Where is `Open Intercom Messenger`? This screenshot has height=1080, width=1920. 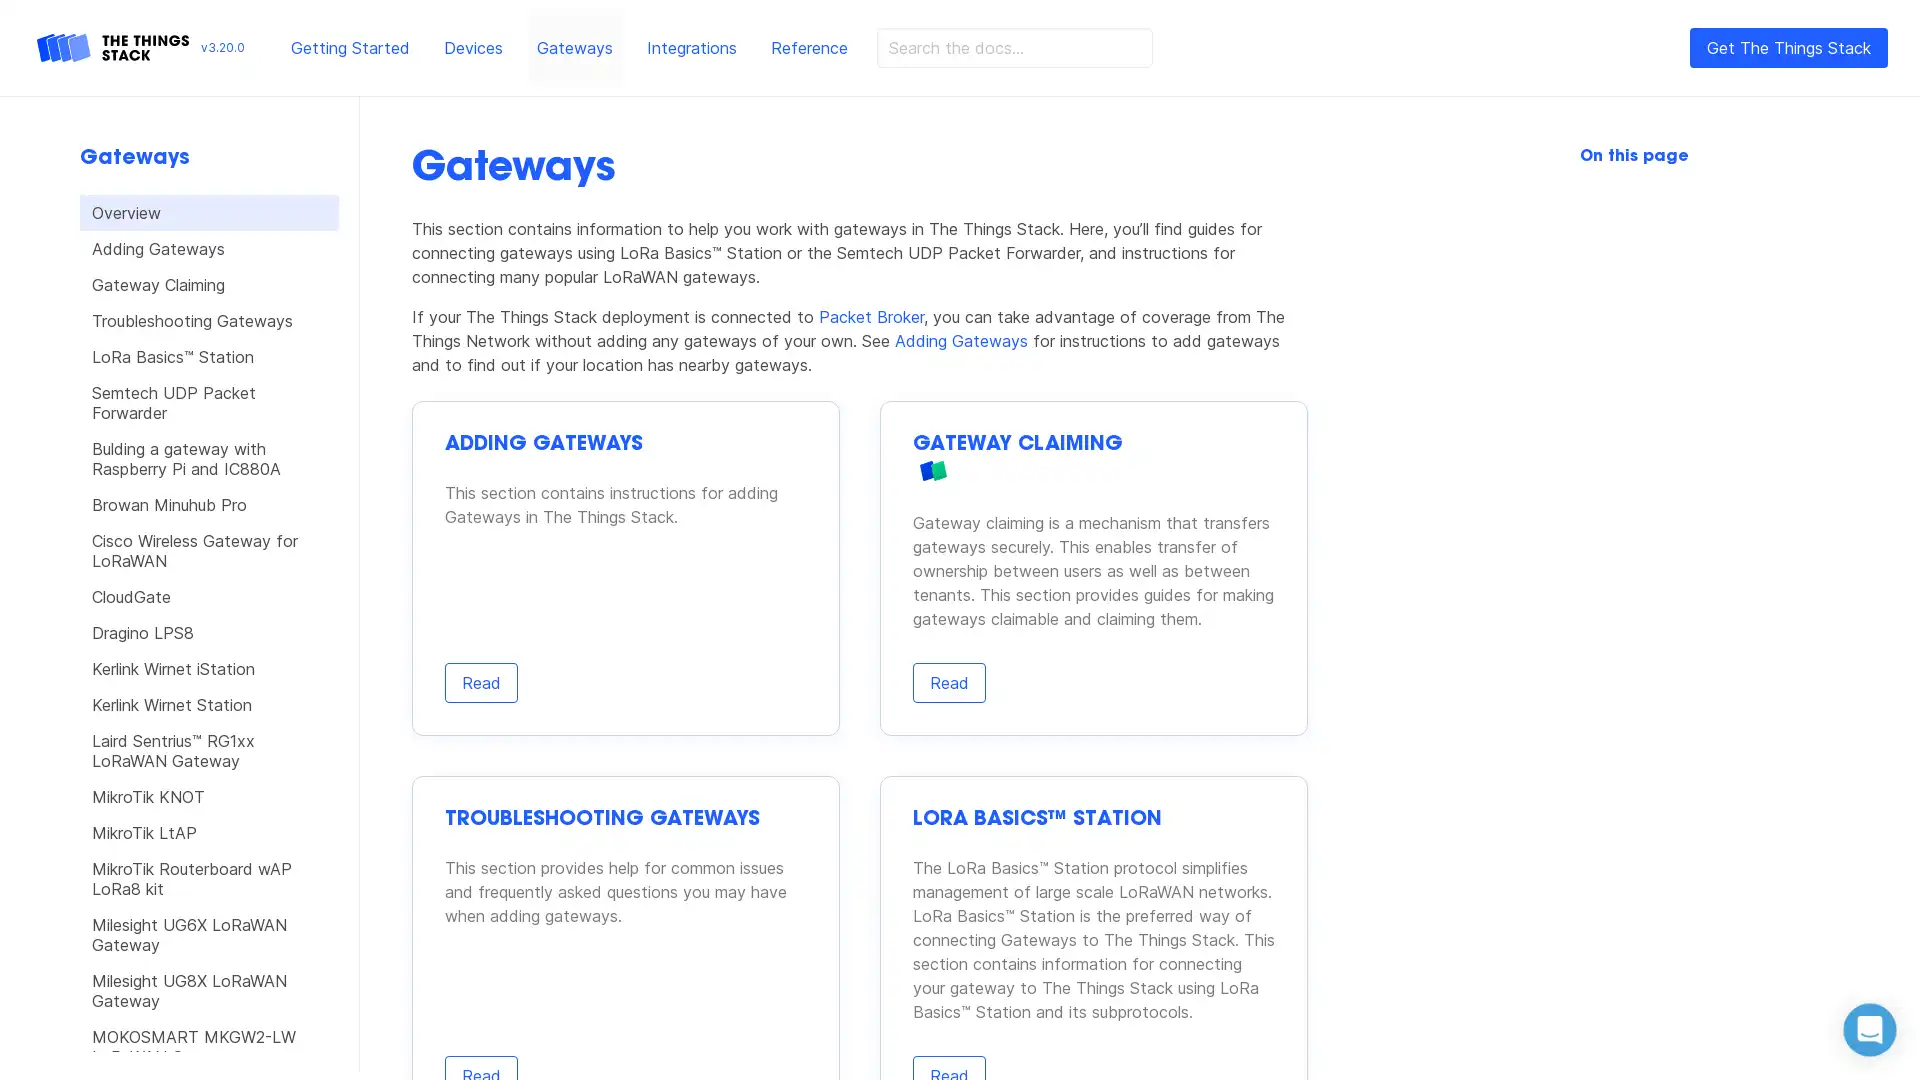 Open Intercom Messenger is located at coordinates (1869, 1029).